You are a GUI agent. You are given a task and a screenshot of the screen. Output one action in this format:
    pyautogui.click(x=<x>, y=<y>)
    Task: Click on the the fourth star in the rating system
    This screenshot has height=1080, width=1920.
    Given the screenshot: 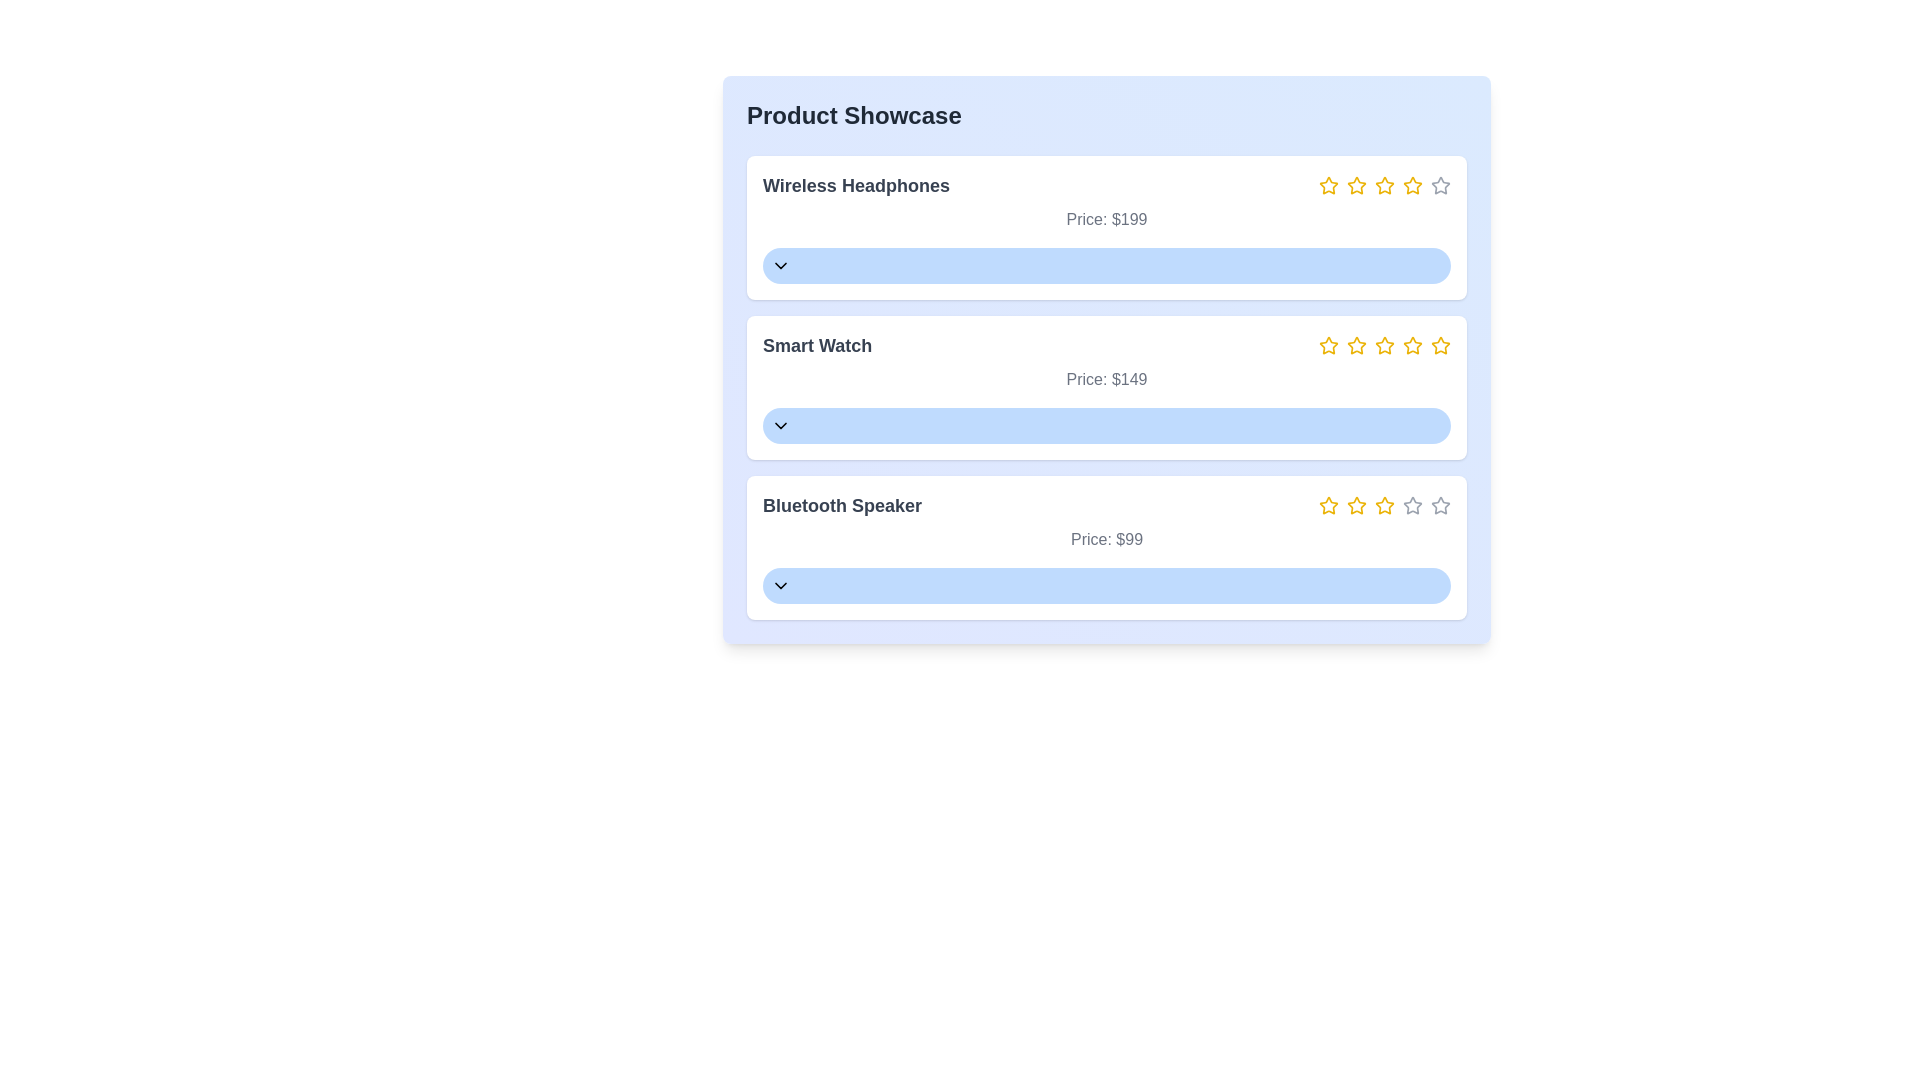 What is the action you would take?
    pyautogui.click(x=1384, y=185)
    